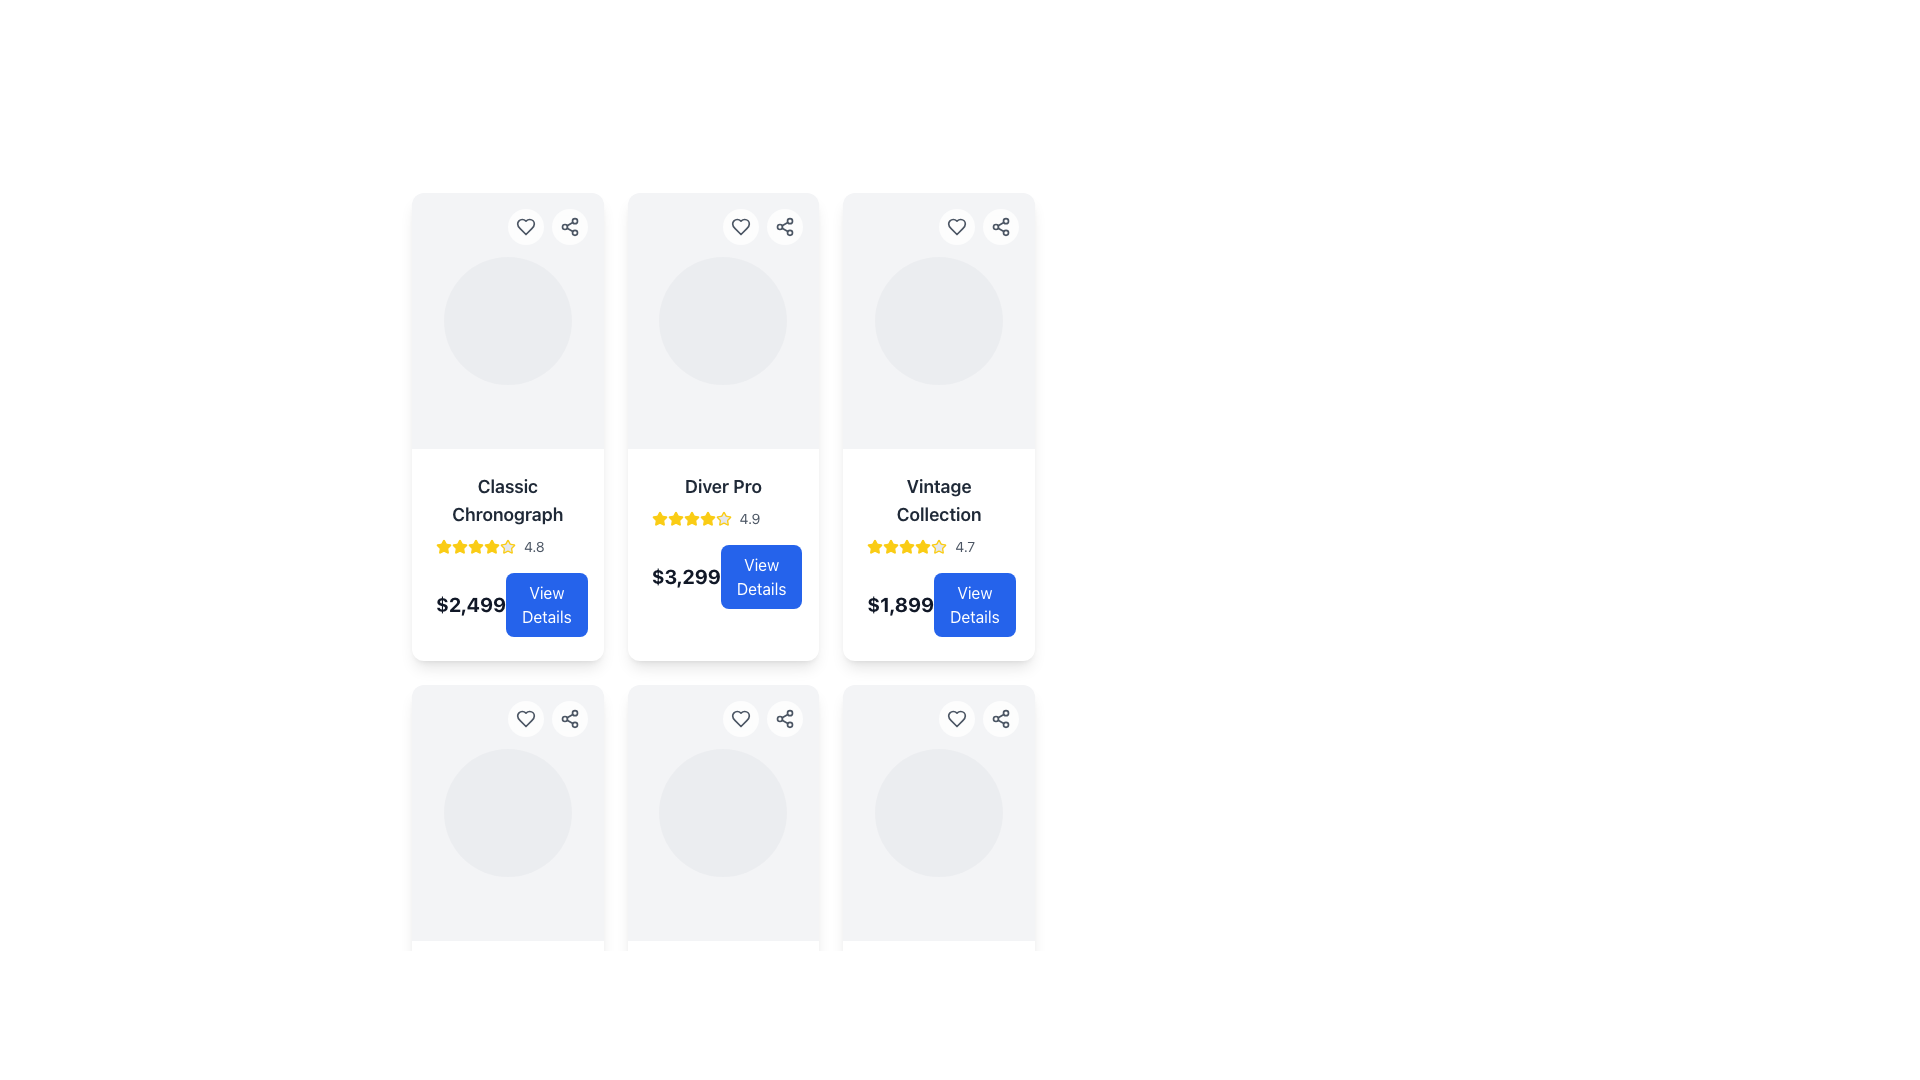 Image resolution: width=1920 pixels, height=1080 pixels. I want to click on the sixth star icon filled with yellow color in the rating system for the 'Diver Pro' product on the second card, so click(707, 518).